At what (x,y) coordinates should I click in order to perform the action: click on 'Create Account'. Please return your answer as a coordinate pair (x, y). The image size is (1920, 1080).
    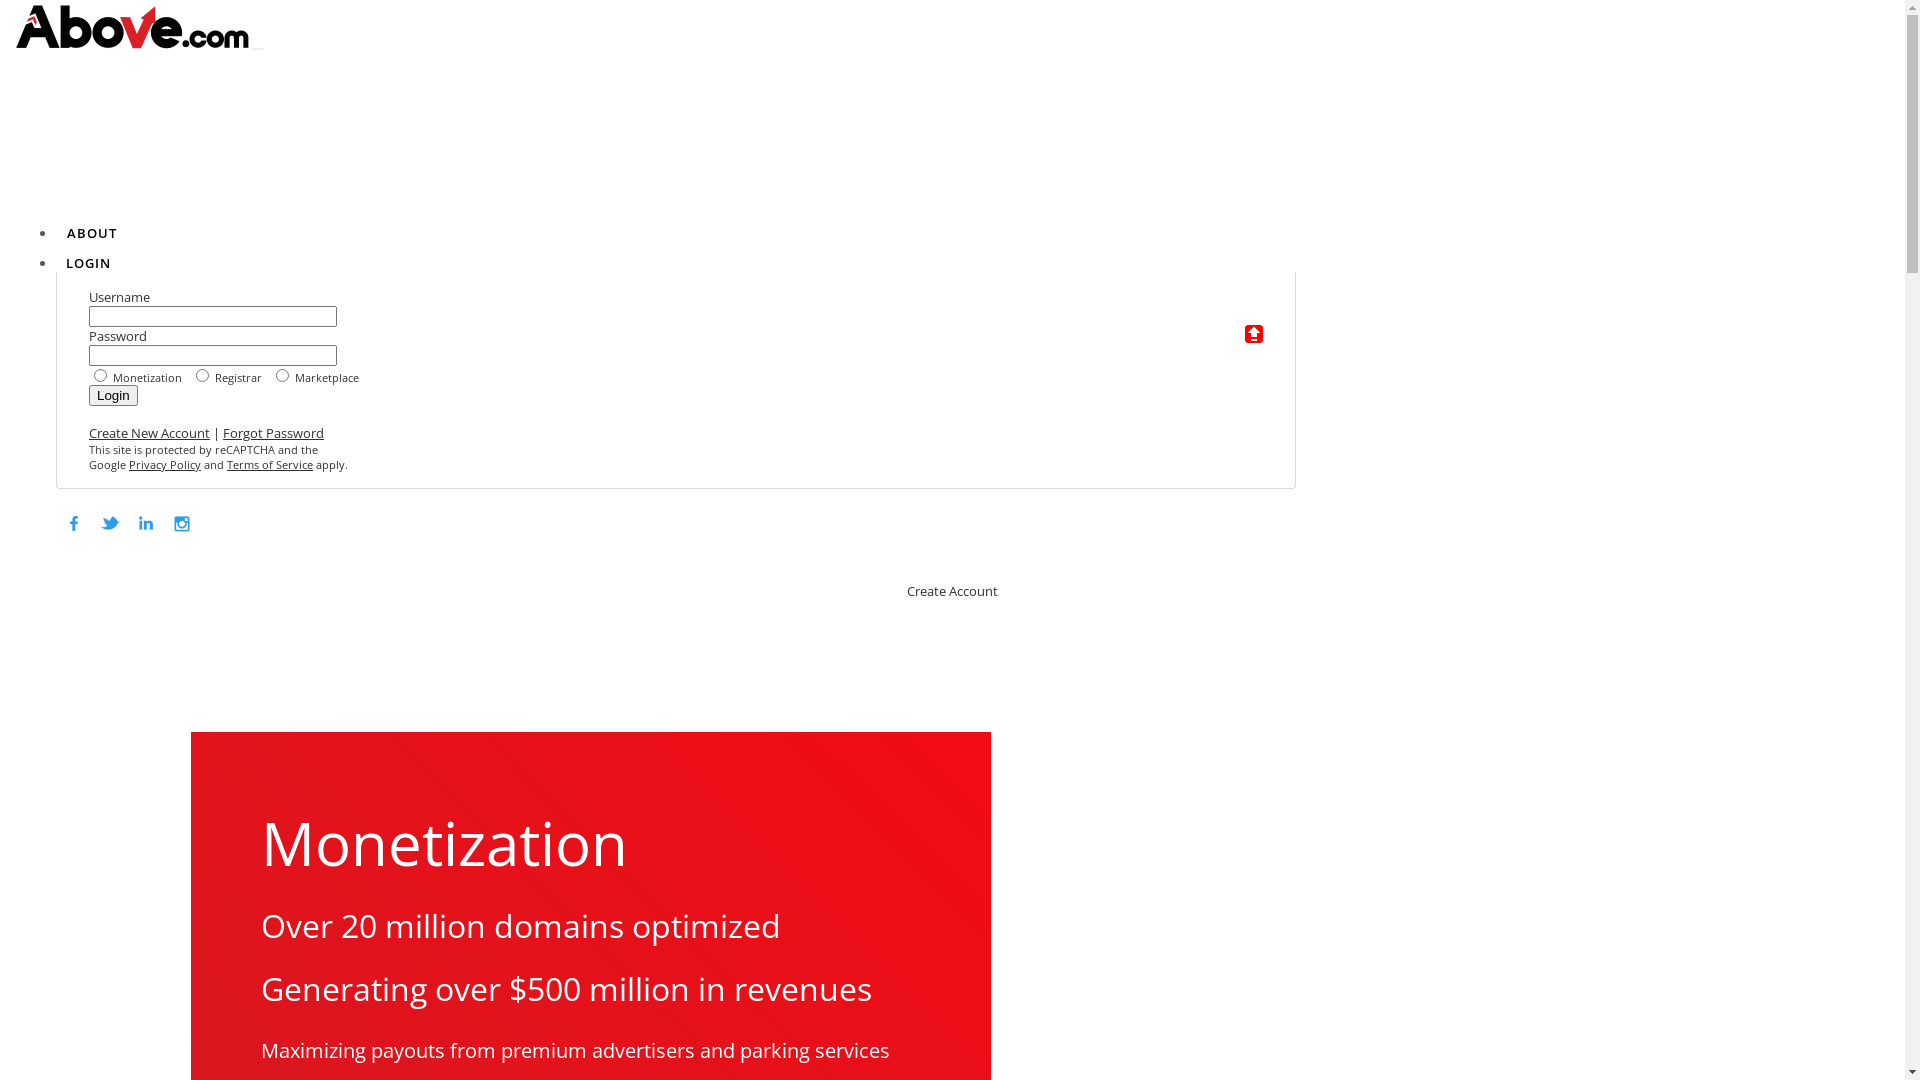
    Looking at the image, I should click on (906, 589).